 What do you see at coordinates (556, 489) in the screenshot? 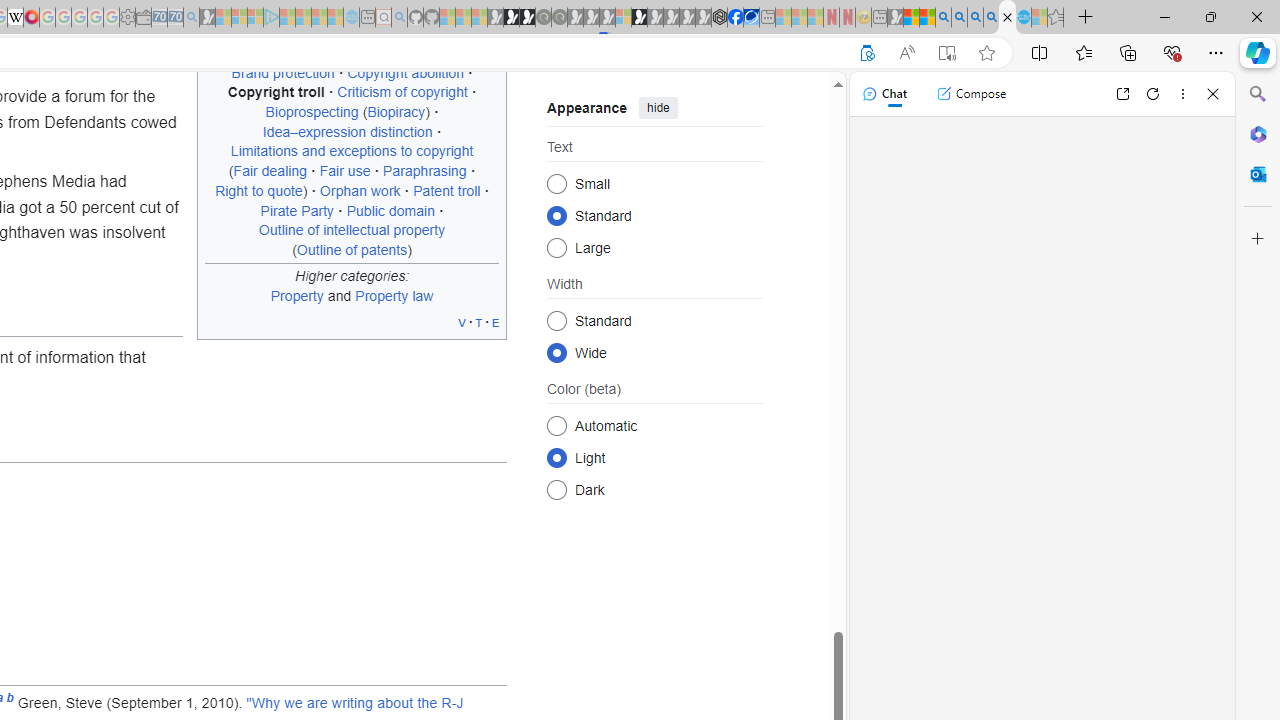
I see `'Dark'` at bounding box center [556, 489].